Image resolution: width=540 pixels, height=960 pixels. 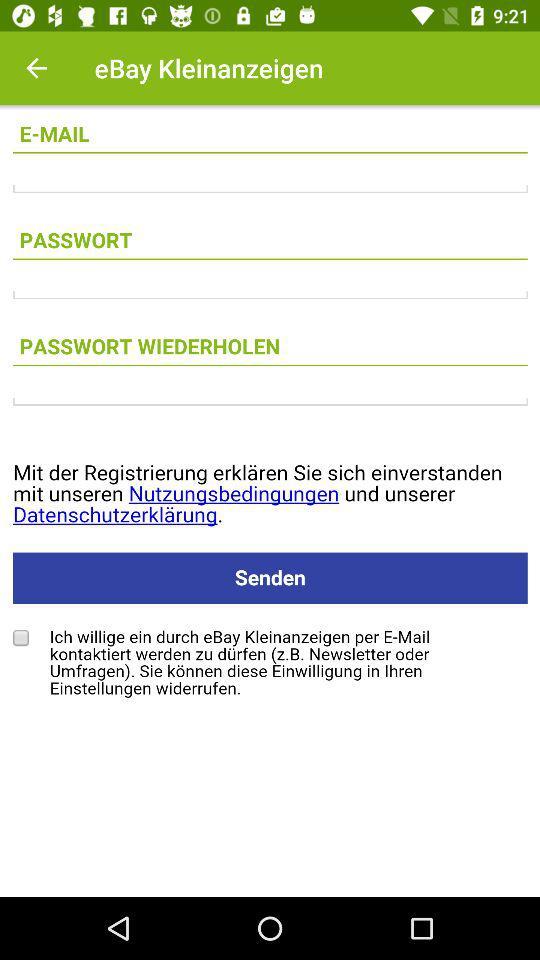 I want to click on type the text, so click(x=270, y=401).